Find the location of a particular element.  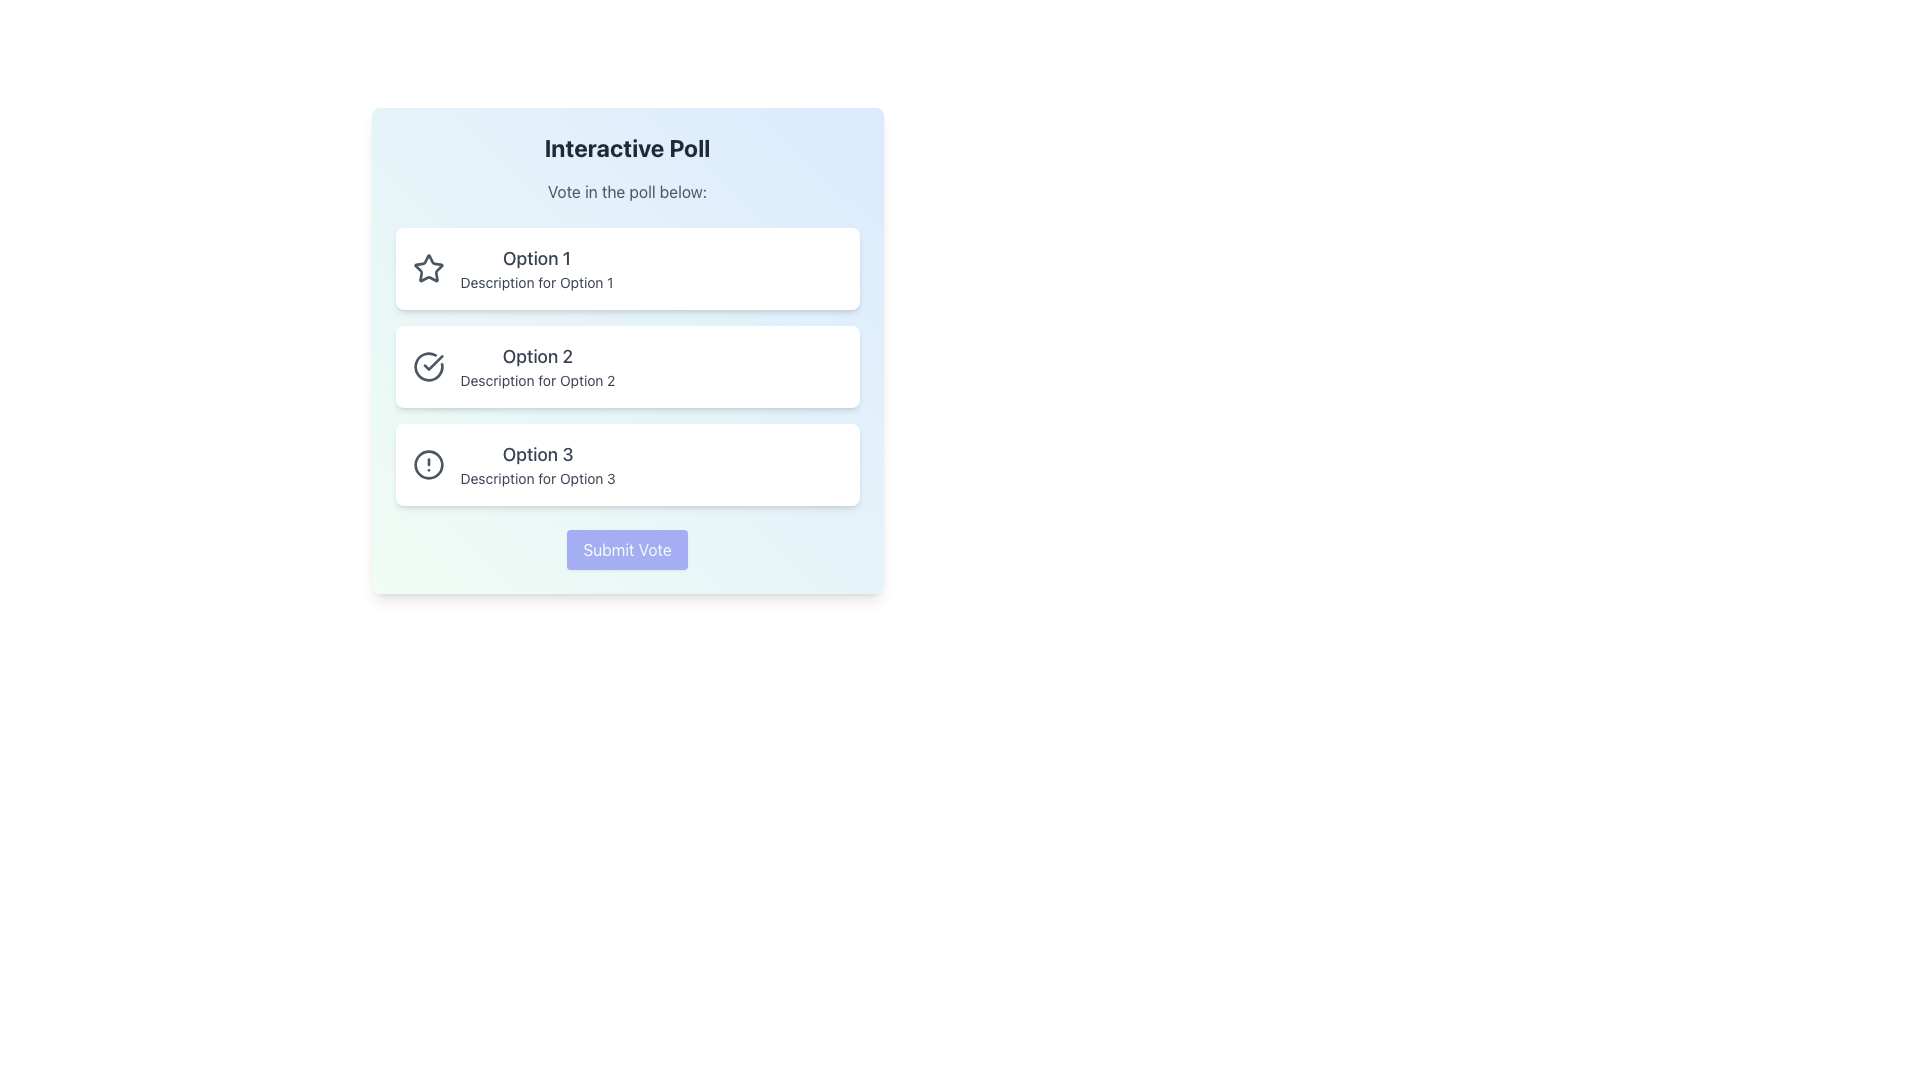

the icon located on the left side of the 'Option 1 Description for Option 1' text, which serves as a visual marker or indicator is located at coordinates (427, 268).